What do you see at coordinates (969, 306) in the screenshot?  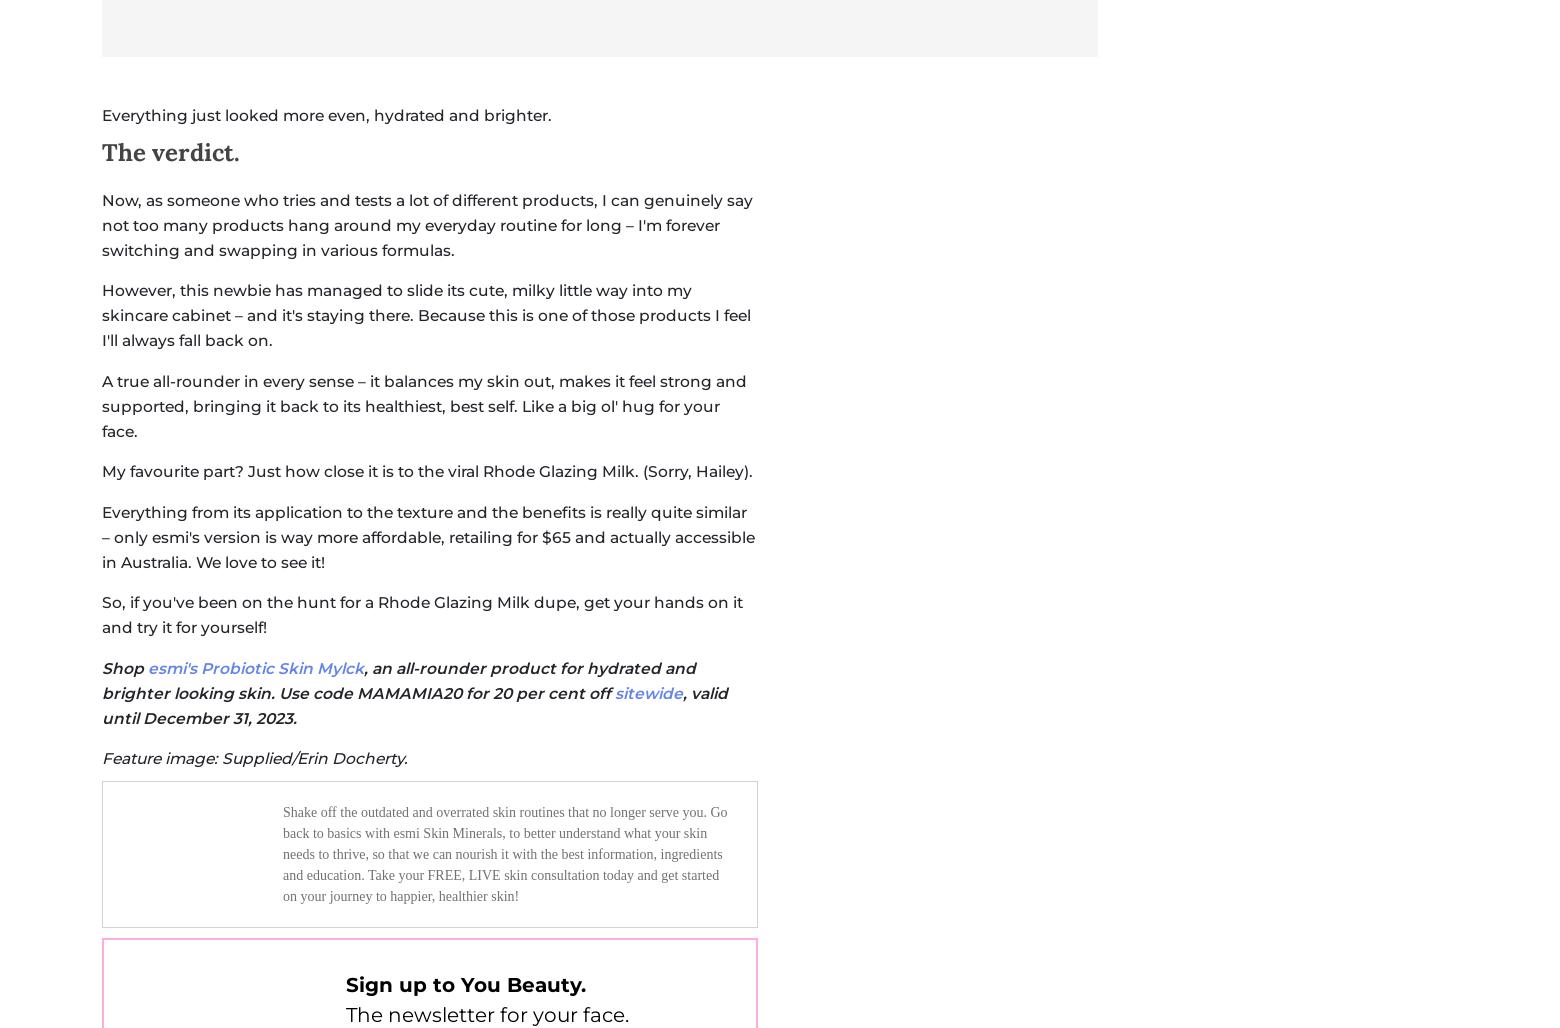 I see `'Work & Money'` at bounding box center [969, 306].